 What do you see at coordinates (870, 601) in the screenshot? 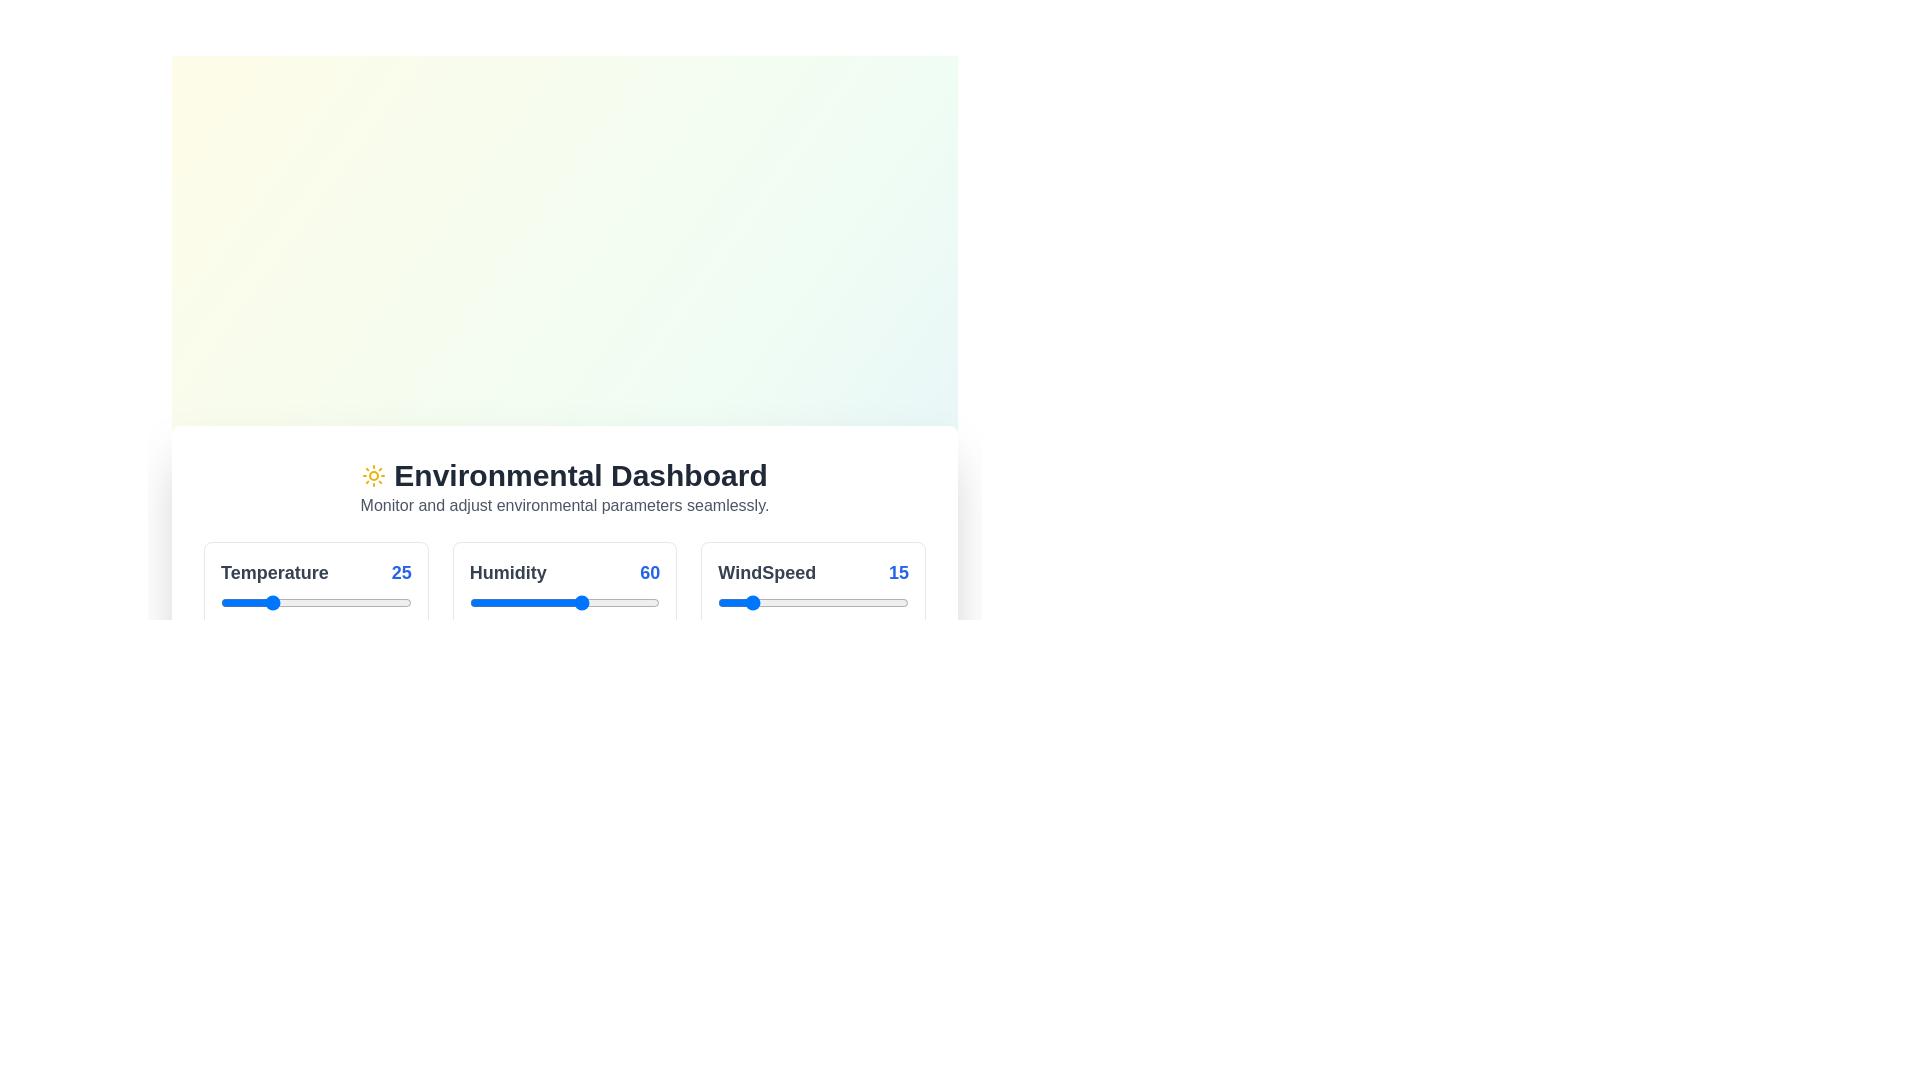
I see `the Wind Speed slider` at bounding box center [870, 601].